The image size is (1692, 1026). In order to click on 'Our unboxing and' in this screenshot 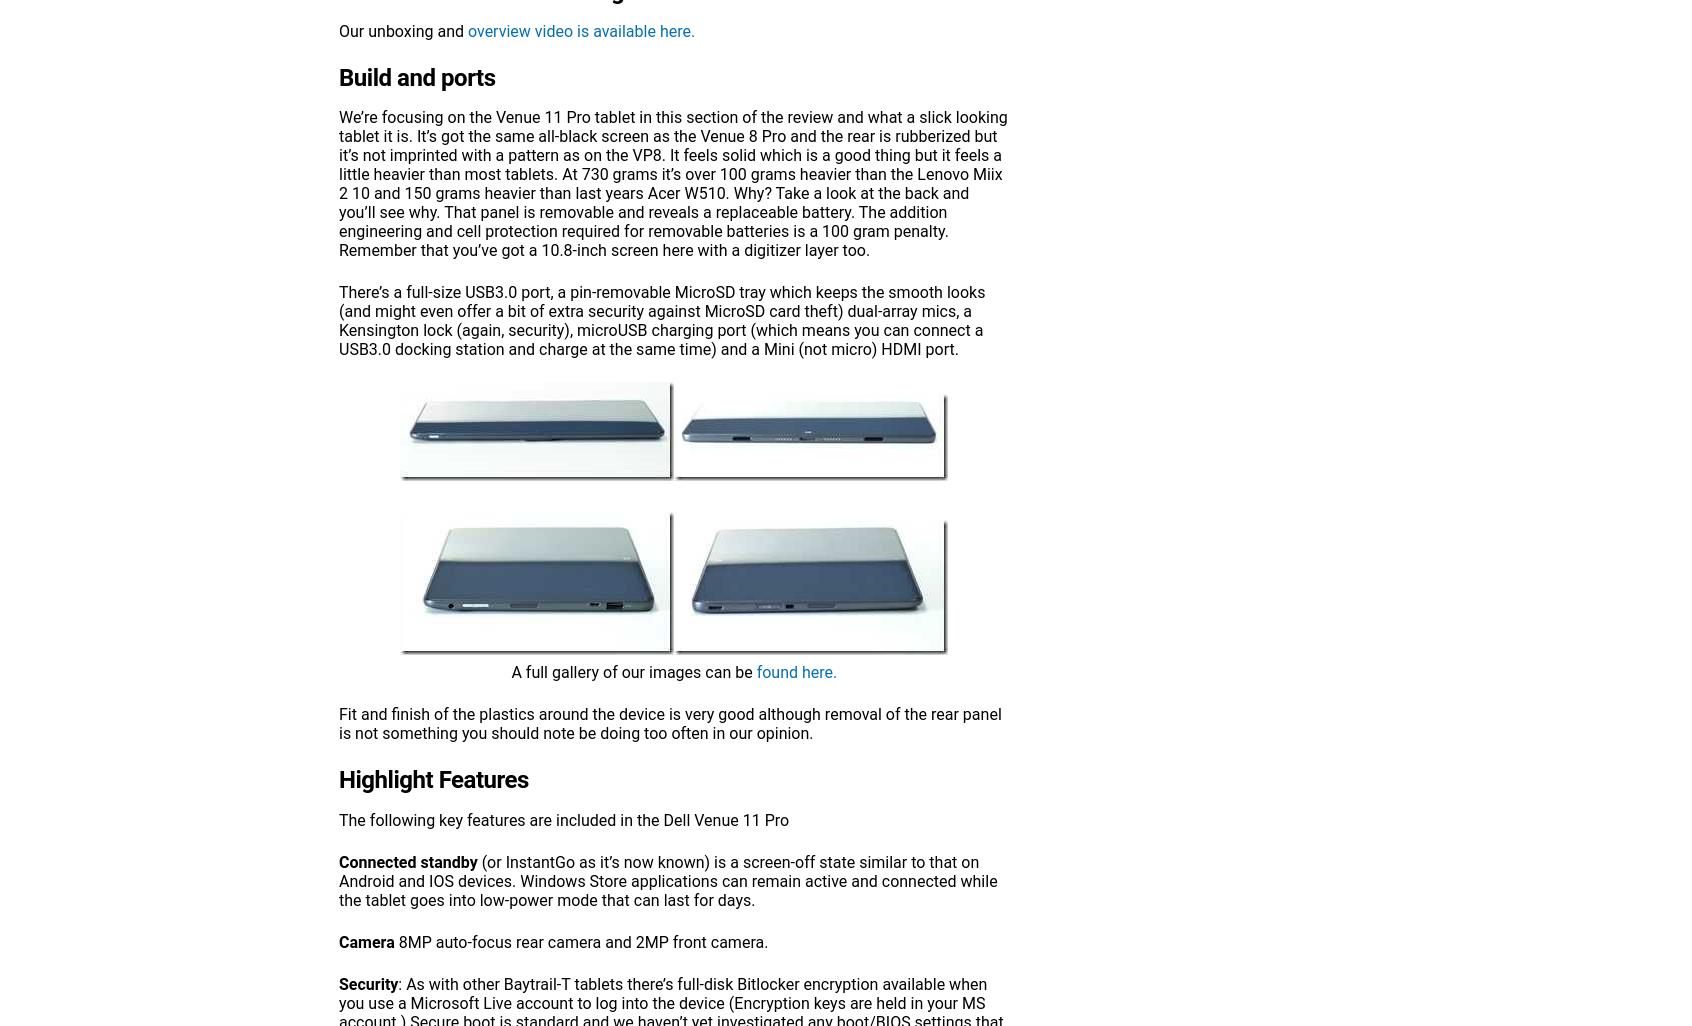, I will do `click(403, 30)`.